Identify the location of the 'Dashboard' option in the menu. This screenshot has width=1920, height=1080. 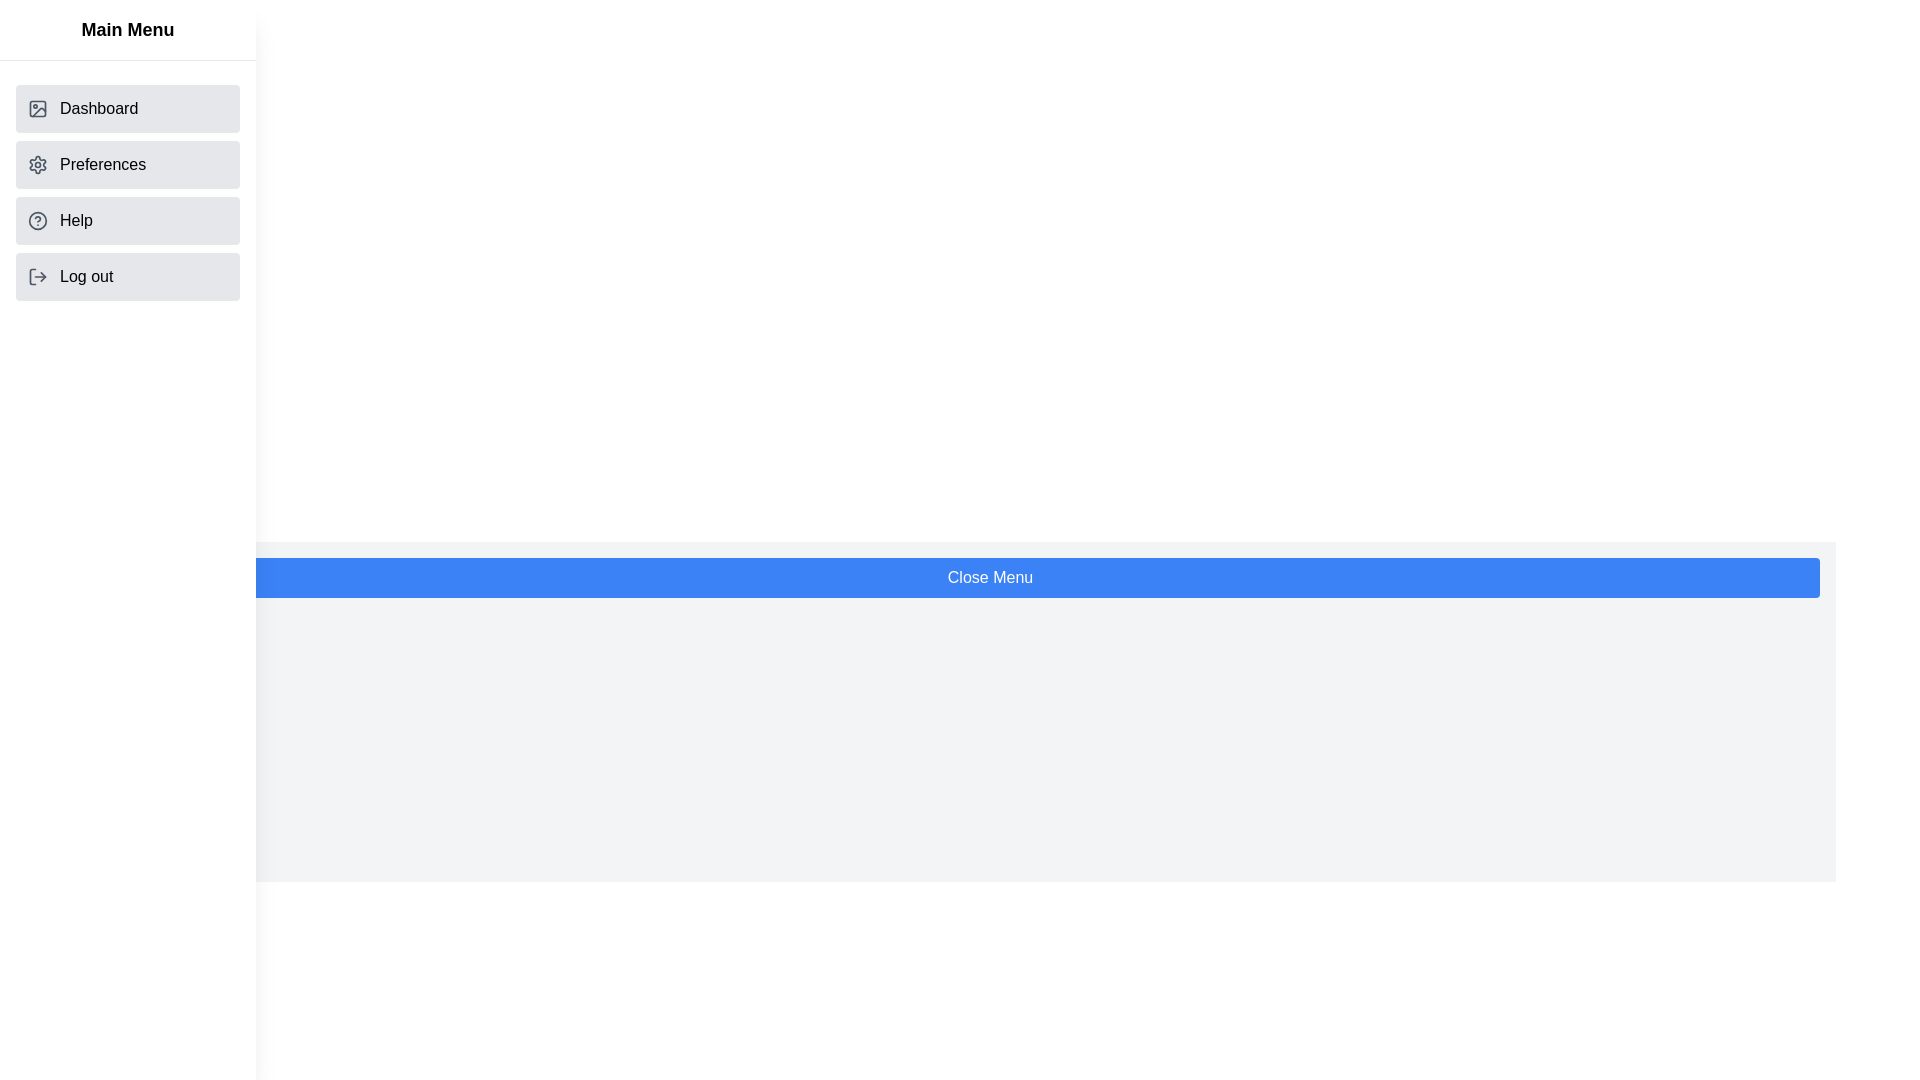
(127, 108).